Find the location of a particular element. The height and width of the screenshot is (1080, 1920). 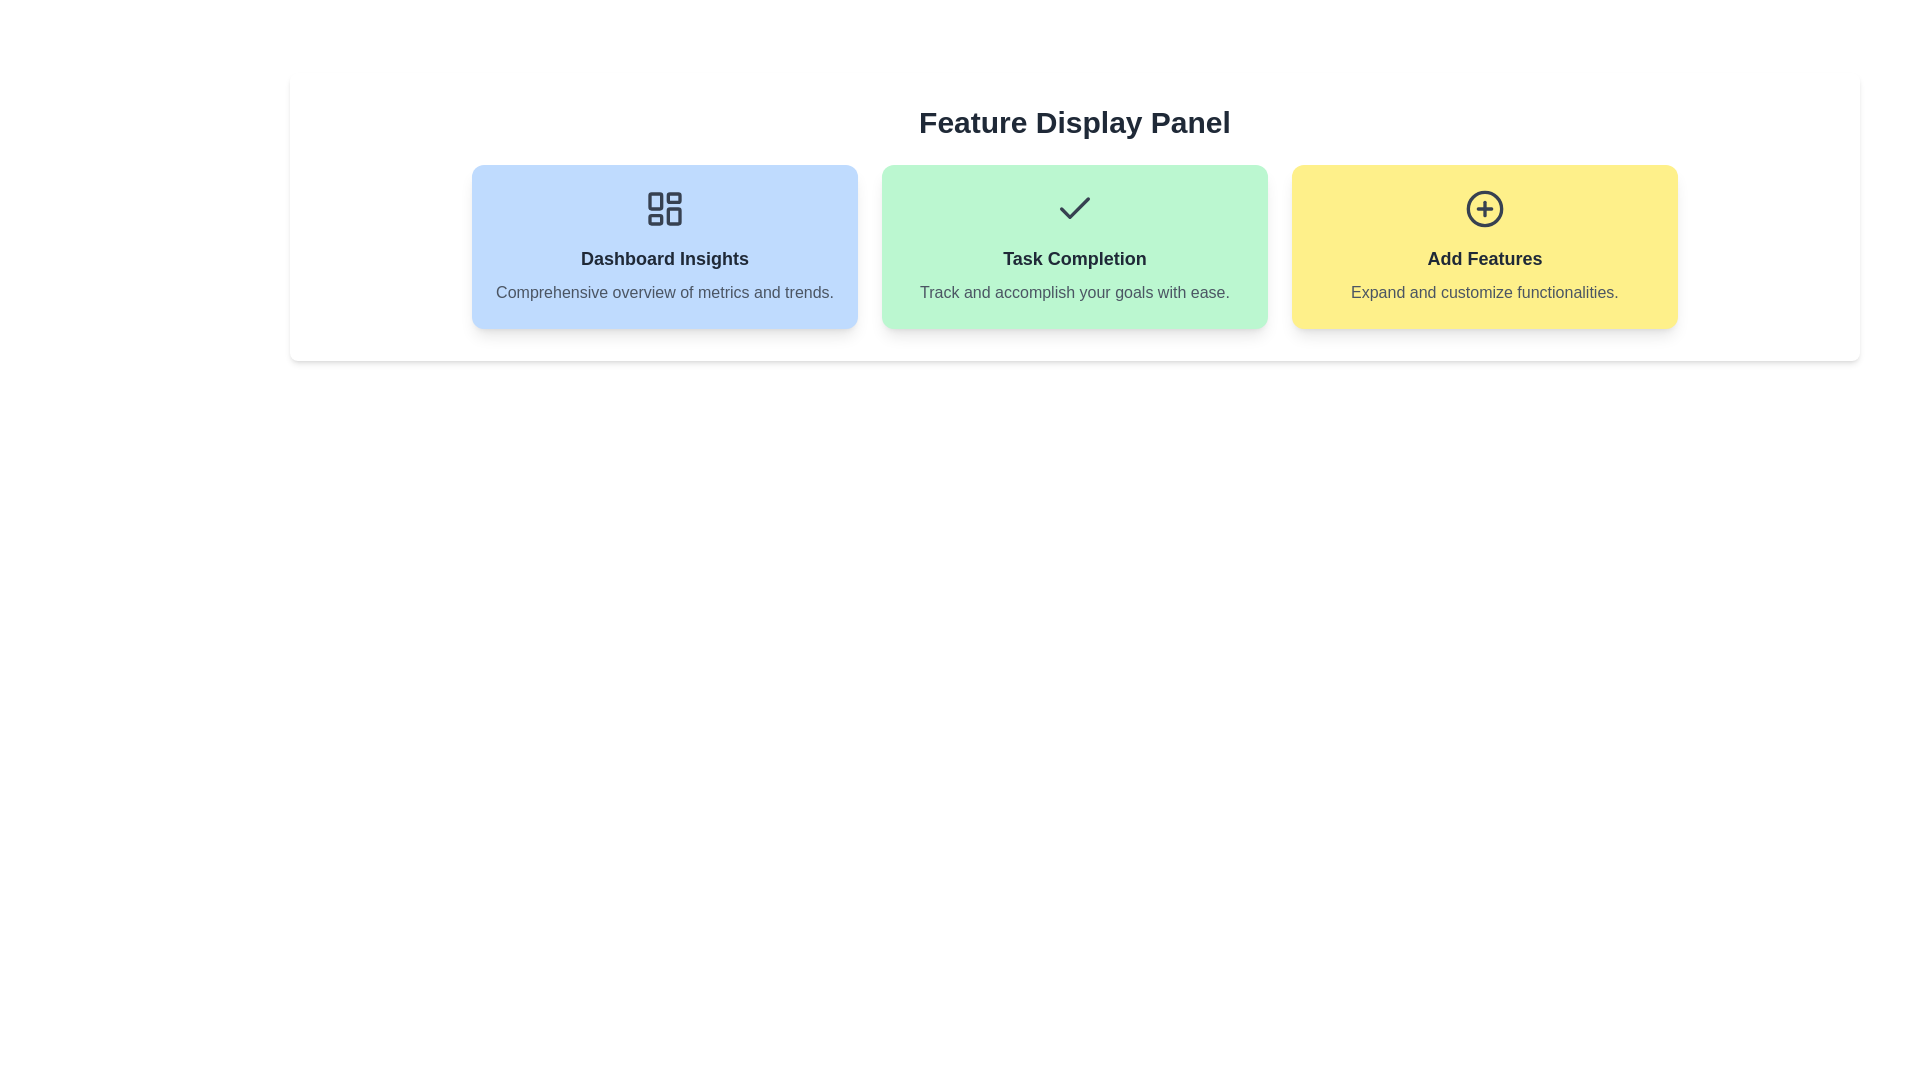

the text label that contains the phrase 'Comprehensive overview of metrics and trends.', which is styled with a gray font and located below the 'Dashboard Insights' title and an icon is located at coordinates (665, 293).